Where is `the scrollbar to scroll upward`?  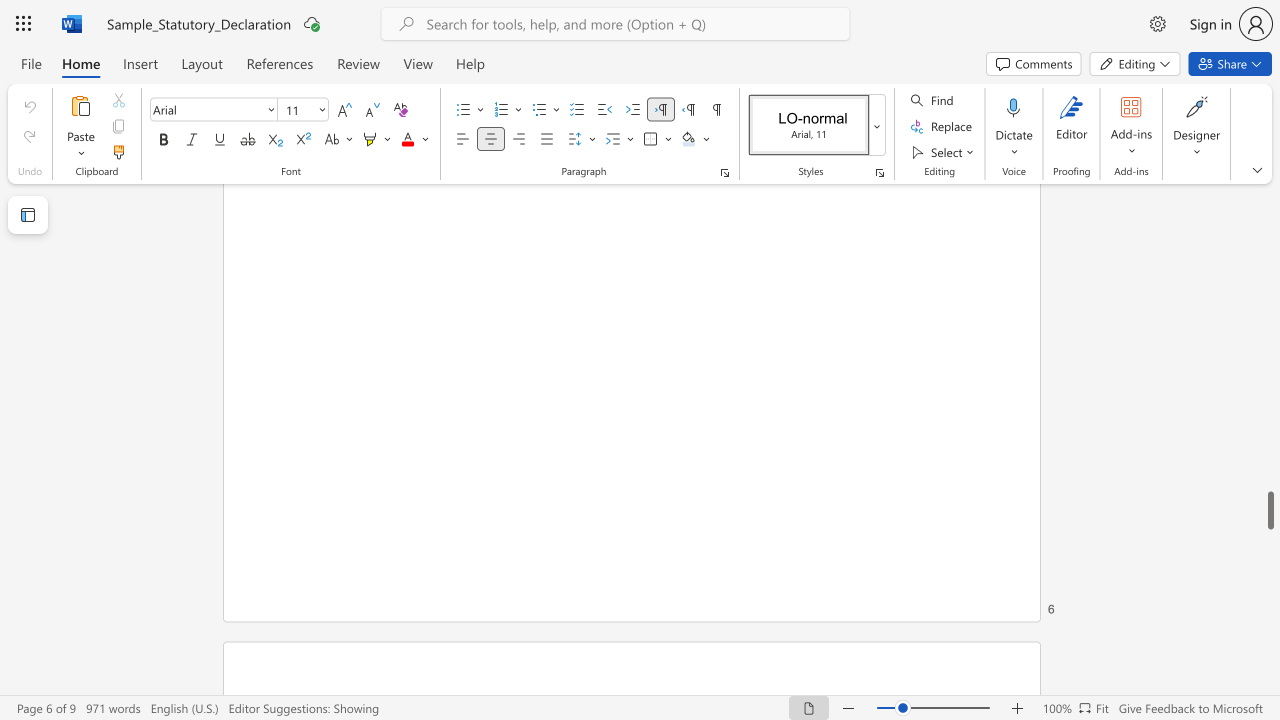 the scrollbar to scroll upward is located at coordinates (1269, 418).